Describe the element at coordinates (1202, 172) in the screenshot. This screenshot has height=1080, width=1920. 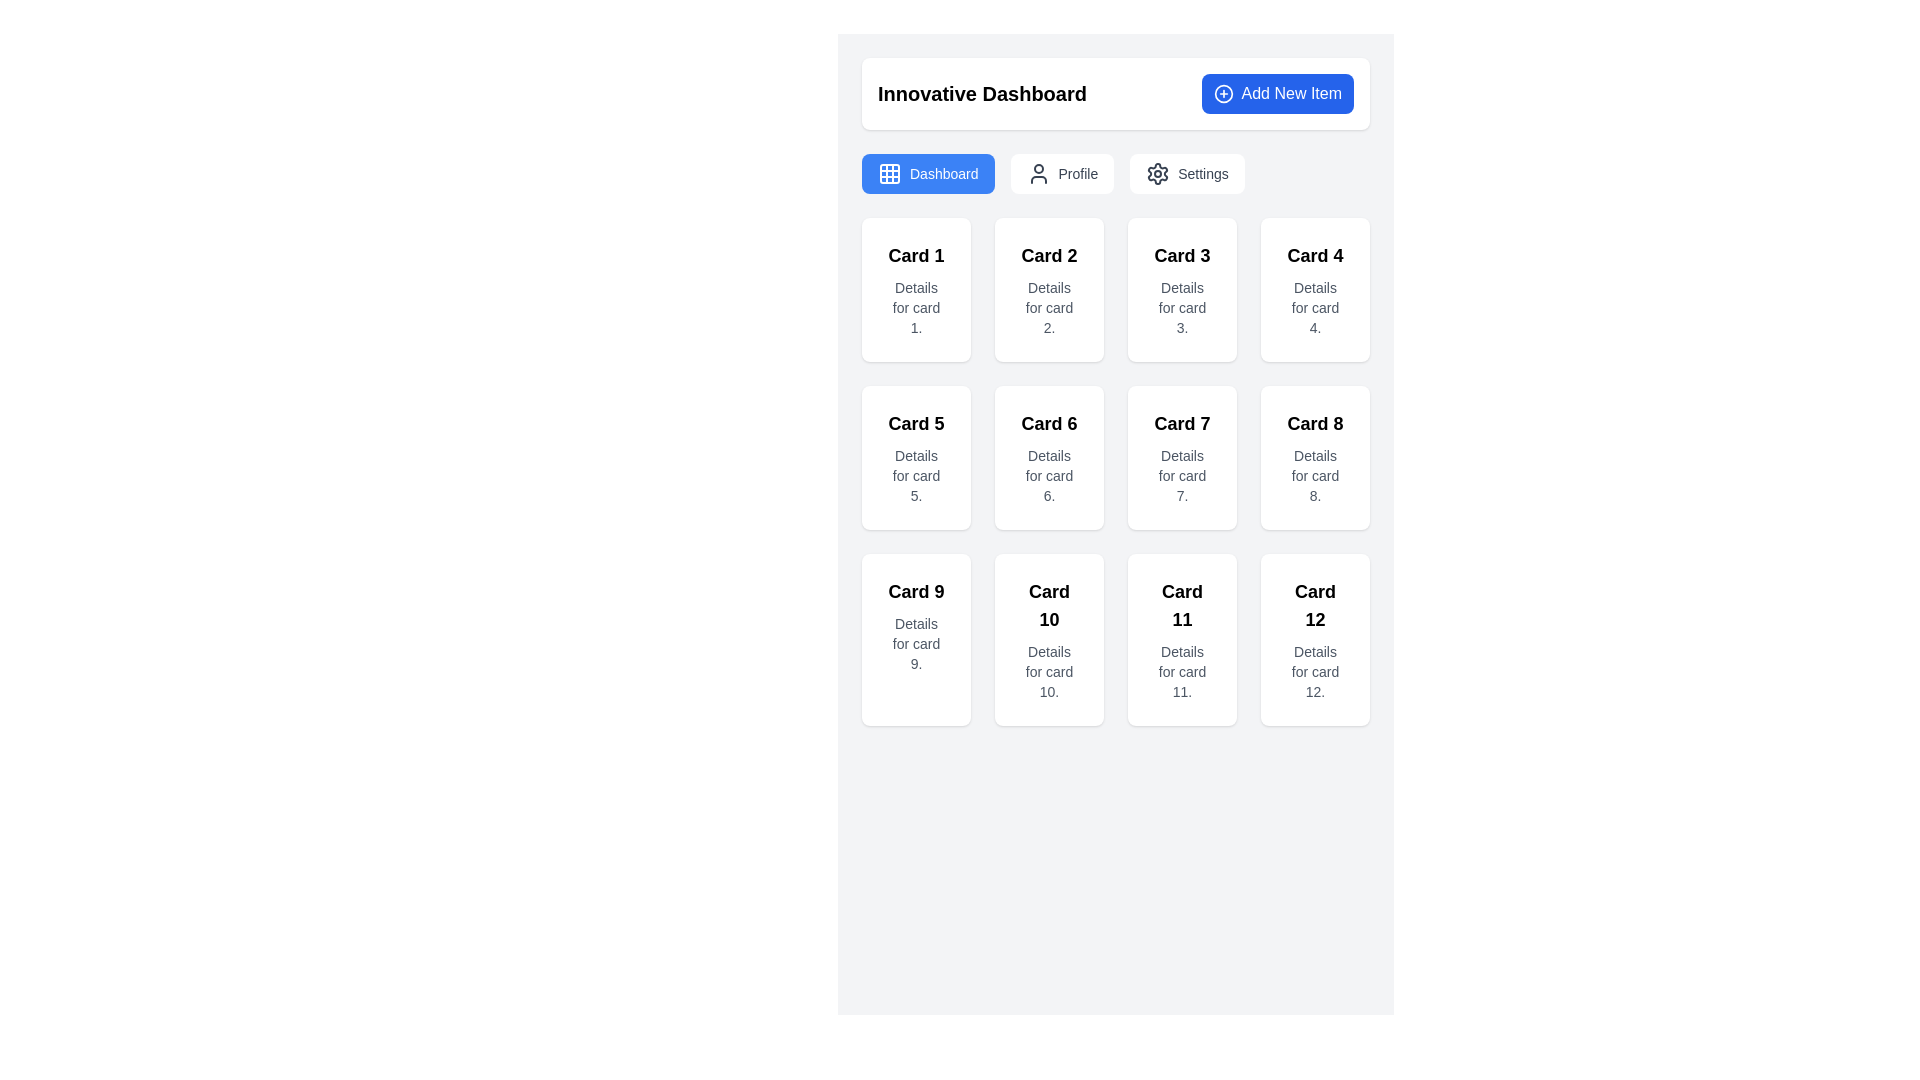
I see `the 'Settings' text label, which is styled with a moderate font size and medium-weight font, positioned to the right of a gear icon in the third button of the navigation options` at that location.